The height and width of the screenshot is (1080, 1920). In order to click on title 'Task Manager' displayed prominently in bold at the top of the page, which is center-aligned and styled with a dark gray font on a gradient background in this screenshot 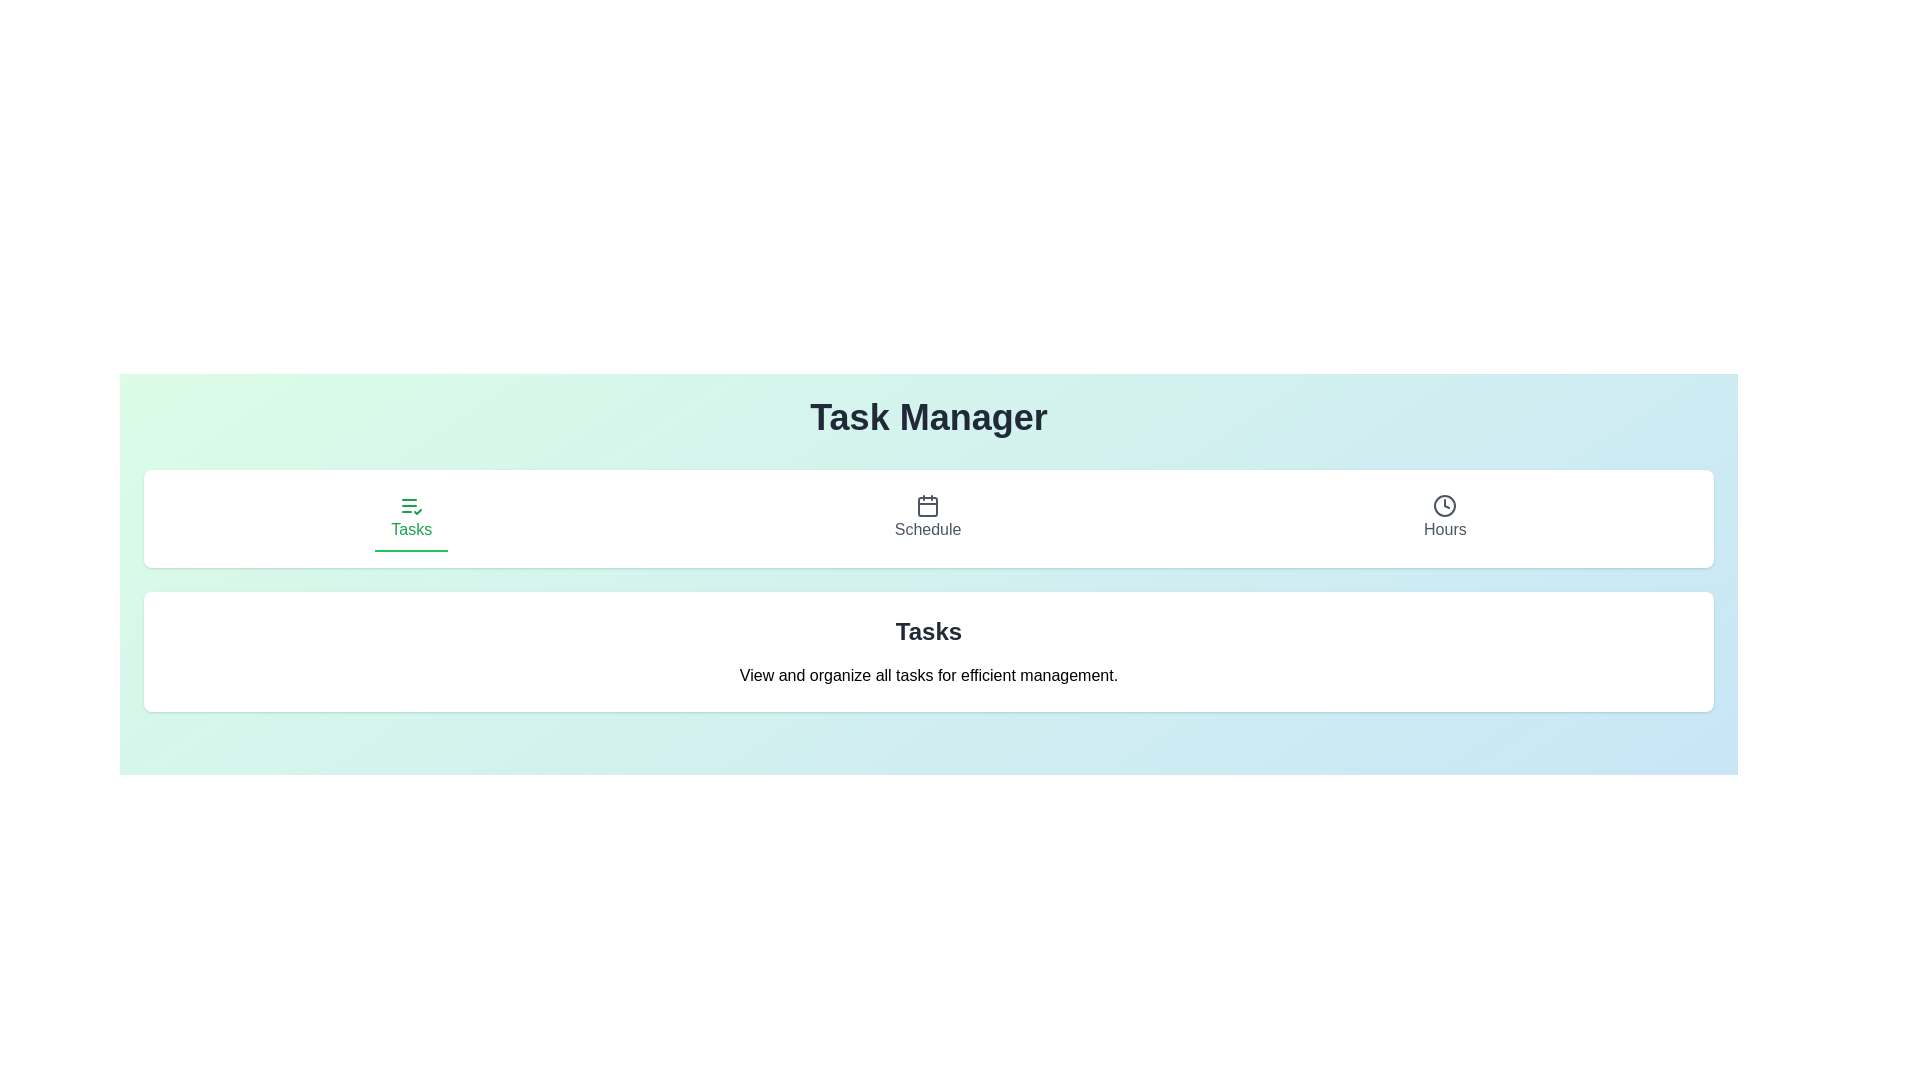, I will do `click(928, 416)`.